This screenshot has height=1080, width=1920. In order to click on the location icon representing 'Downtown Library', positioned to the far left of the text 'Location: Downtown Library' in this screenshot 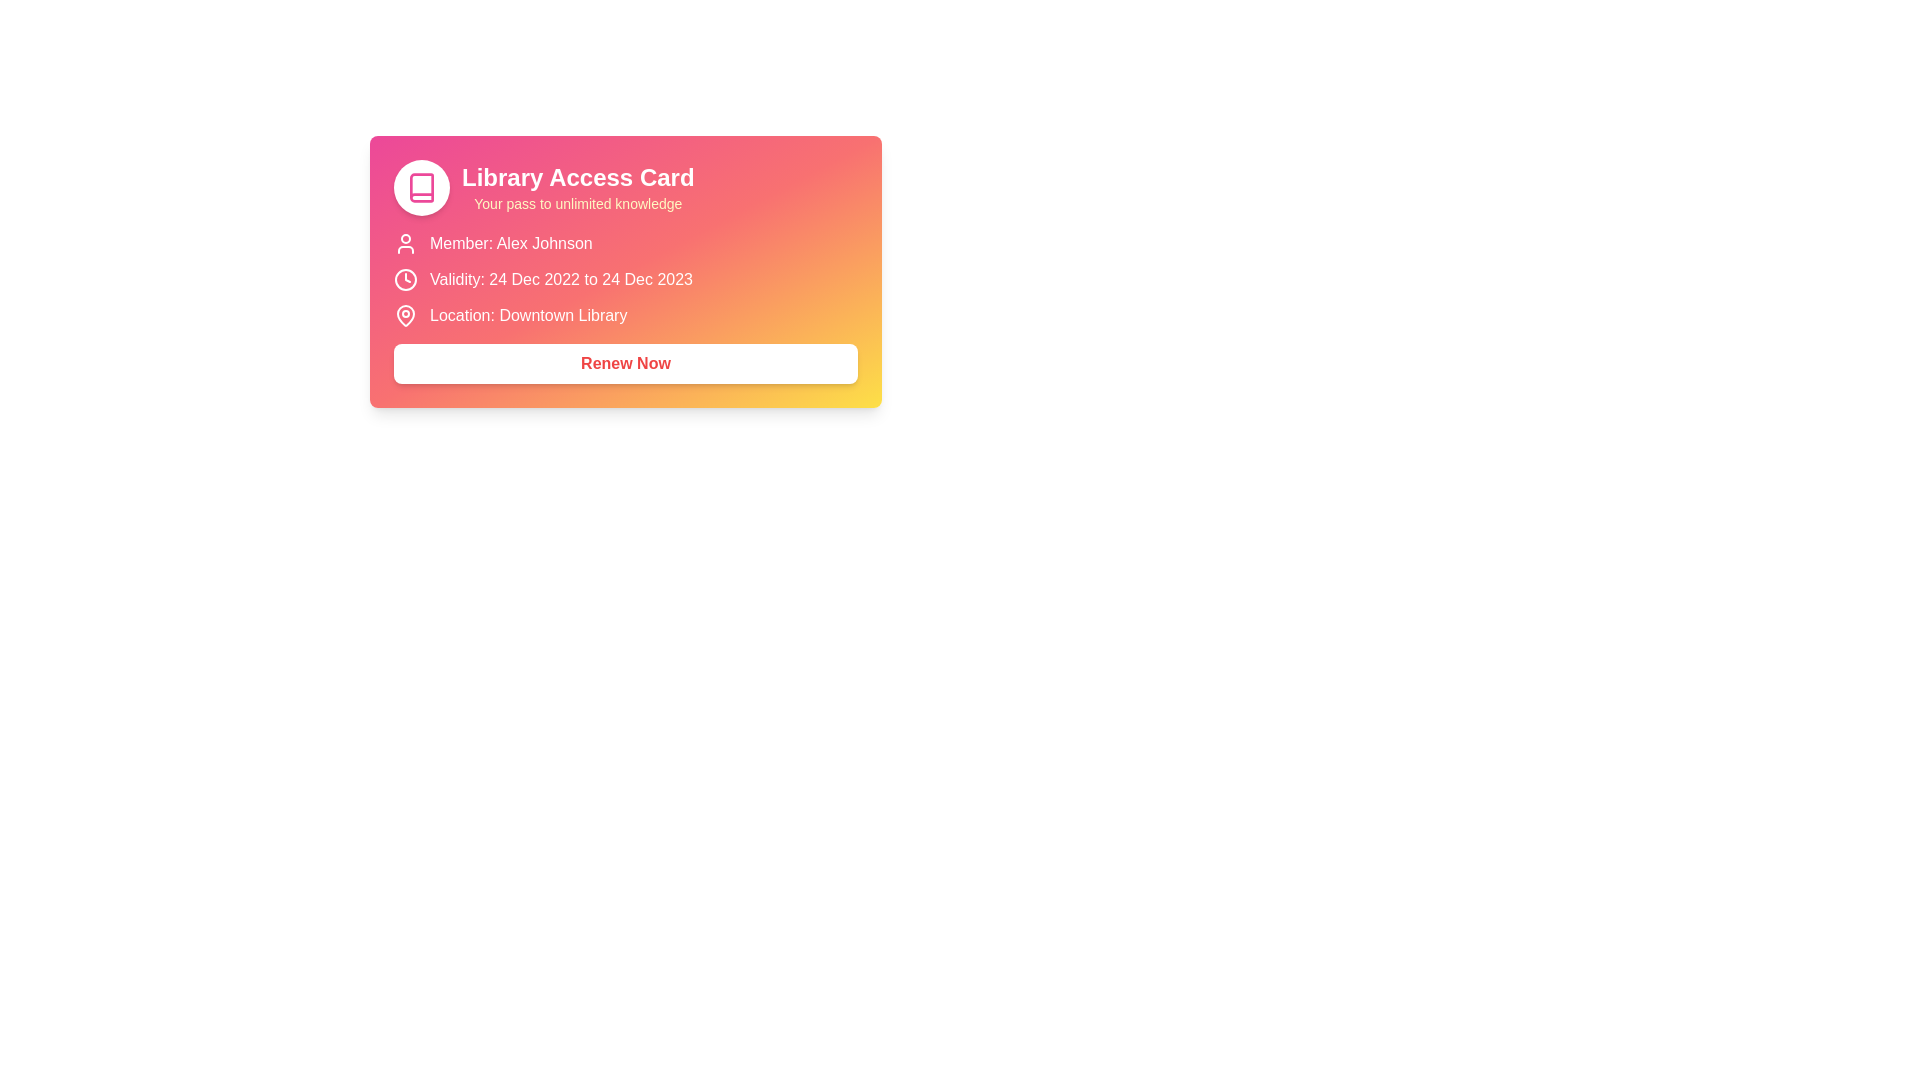, I will do `click(405, 315)`.